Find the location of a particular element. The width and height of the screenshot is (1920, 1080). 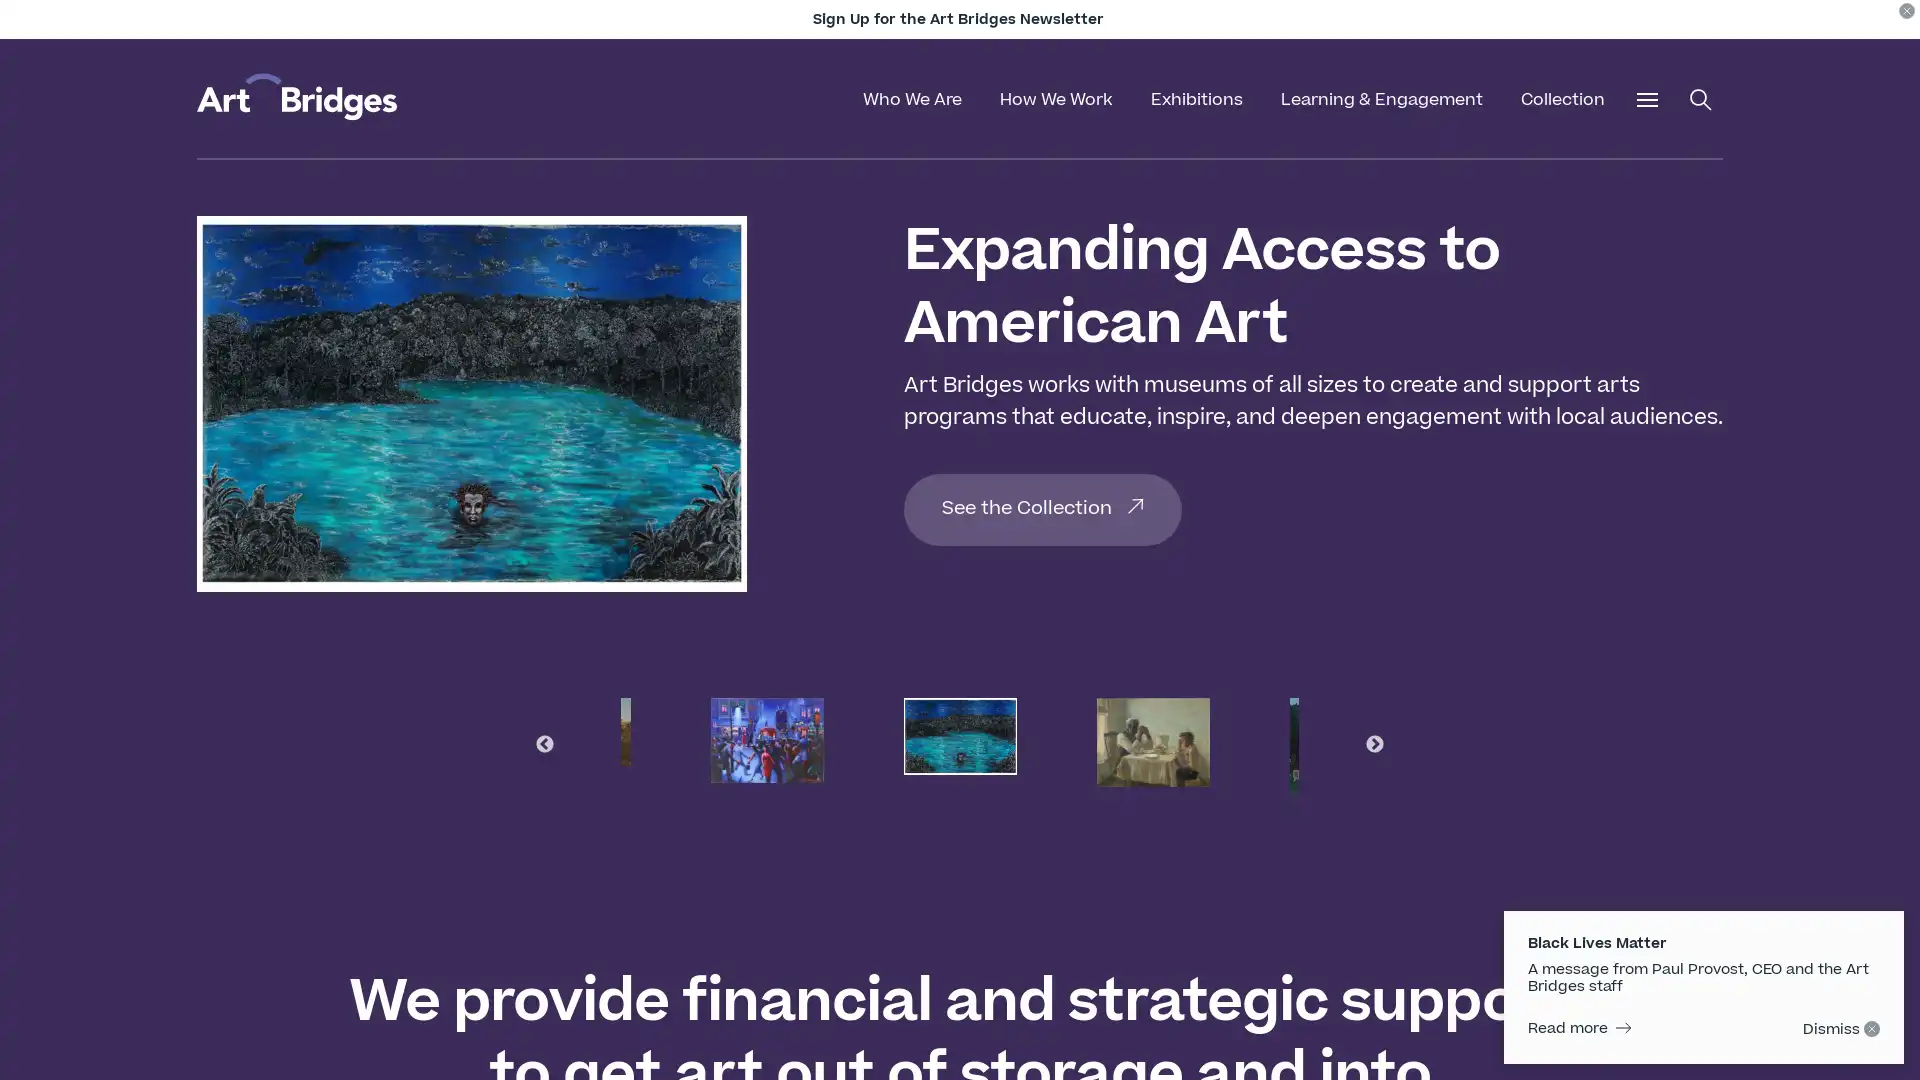

Previous is located at coordinates (545, 744).